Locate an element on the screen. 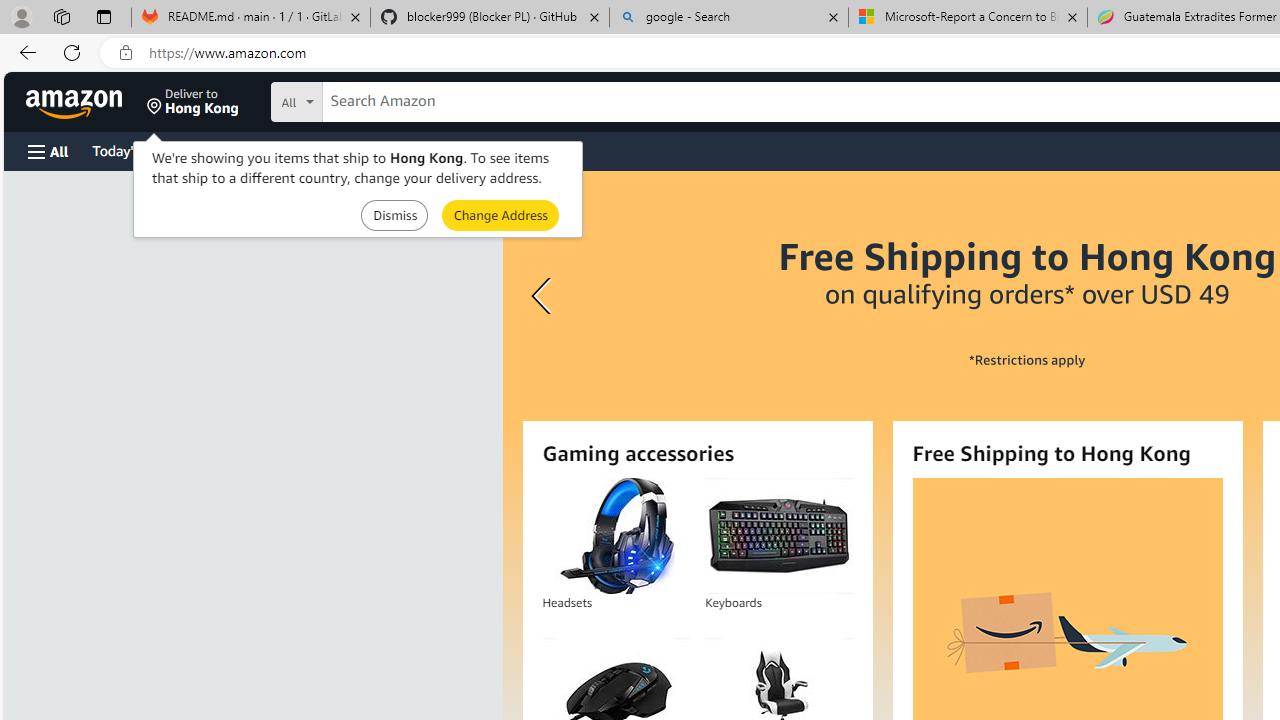 Image resolution: width=1280 pixels, height=720 pixels. 'Deliver to Hong Kong' is located at coordinates (193, 101).